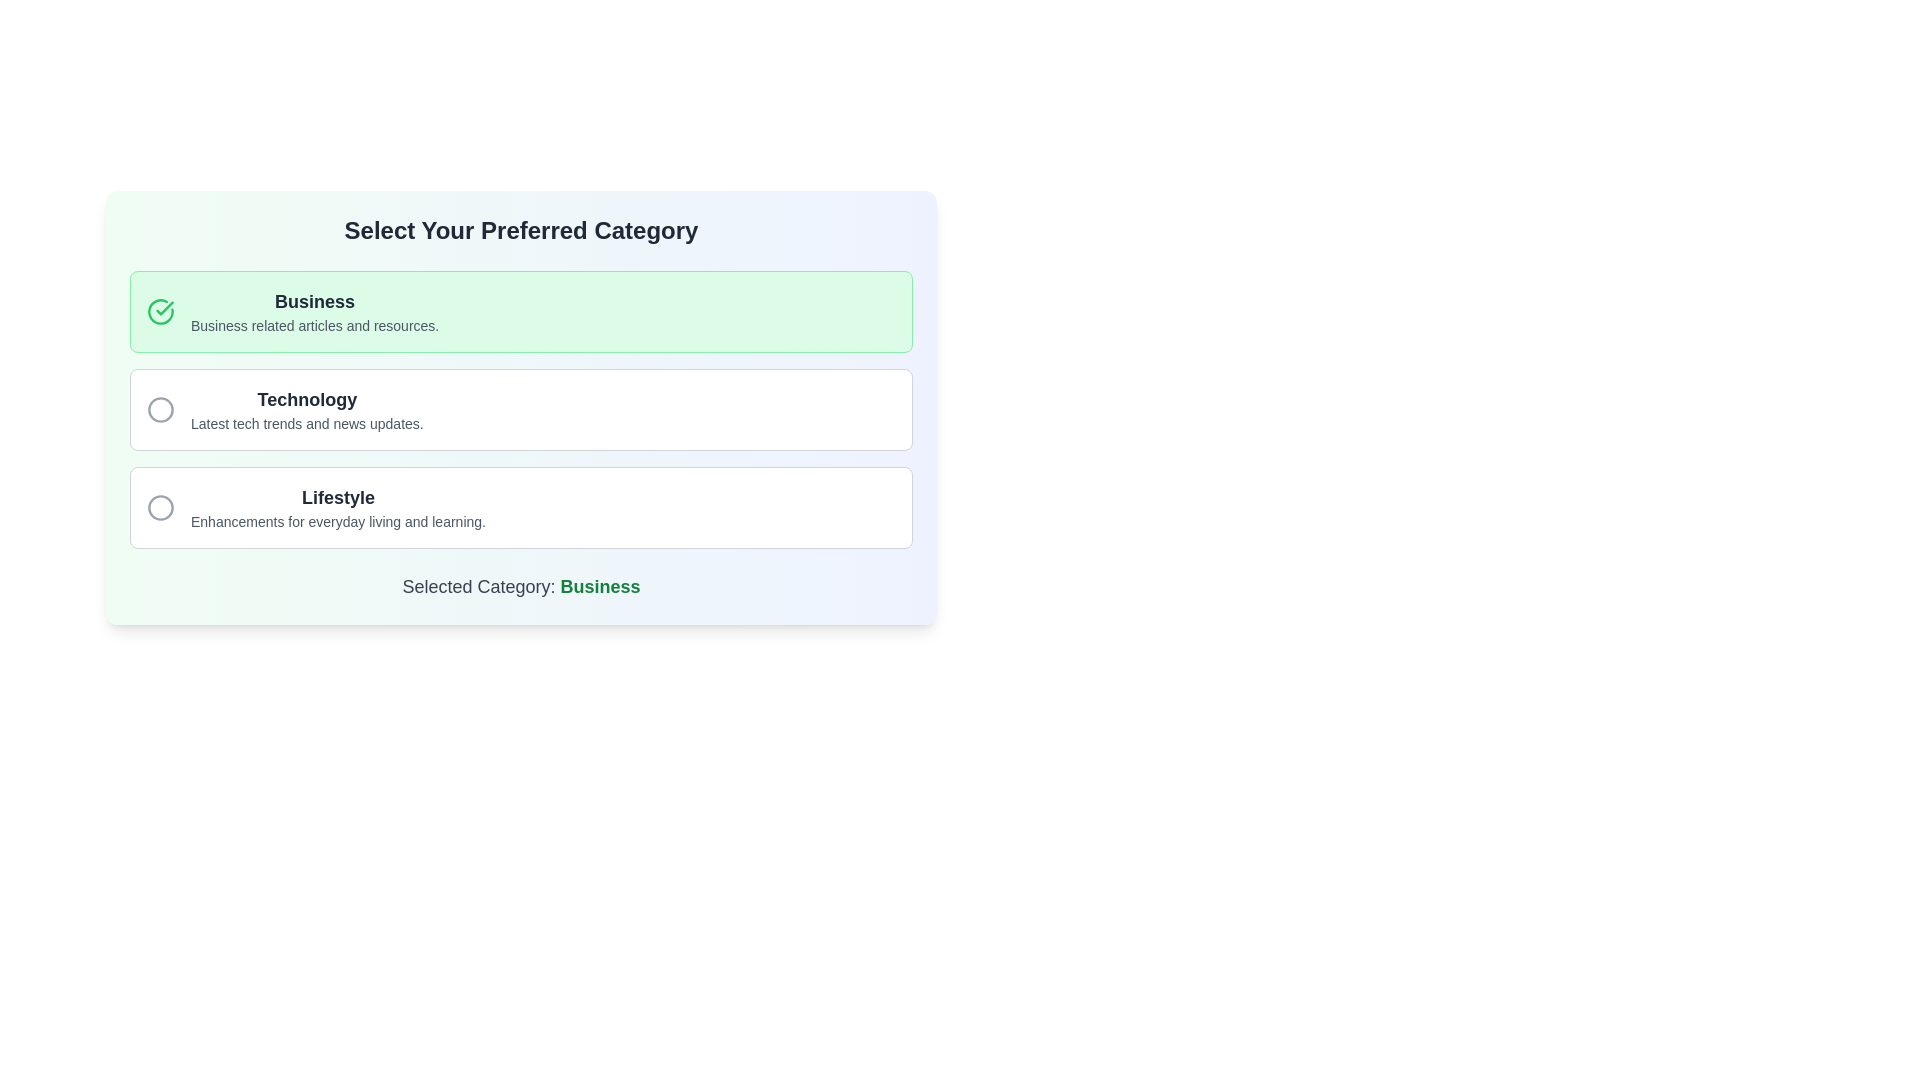 This screenshot has height=1080, width=1920. What do you see at coordinates (314, 312) in the screenshot?
I see `text content of the header element located in the topmost category card under the title 'Select Your Preferred Category', which is highlighted in green and follows a green checkmark icon` at bounding box center [314, 312].